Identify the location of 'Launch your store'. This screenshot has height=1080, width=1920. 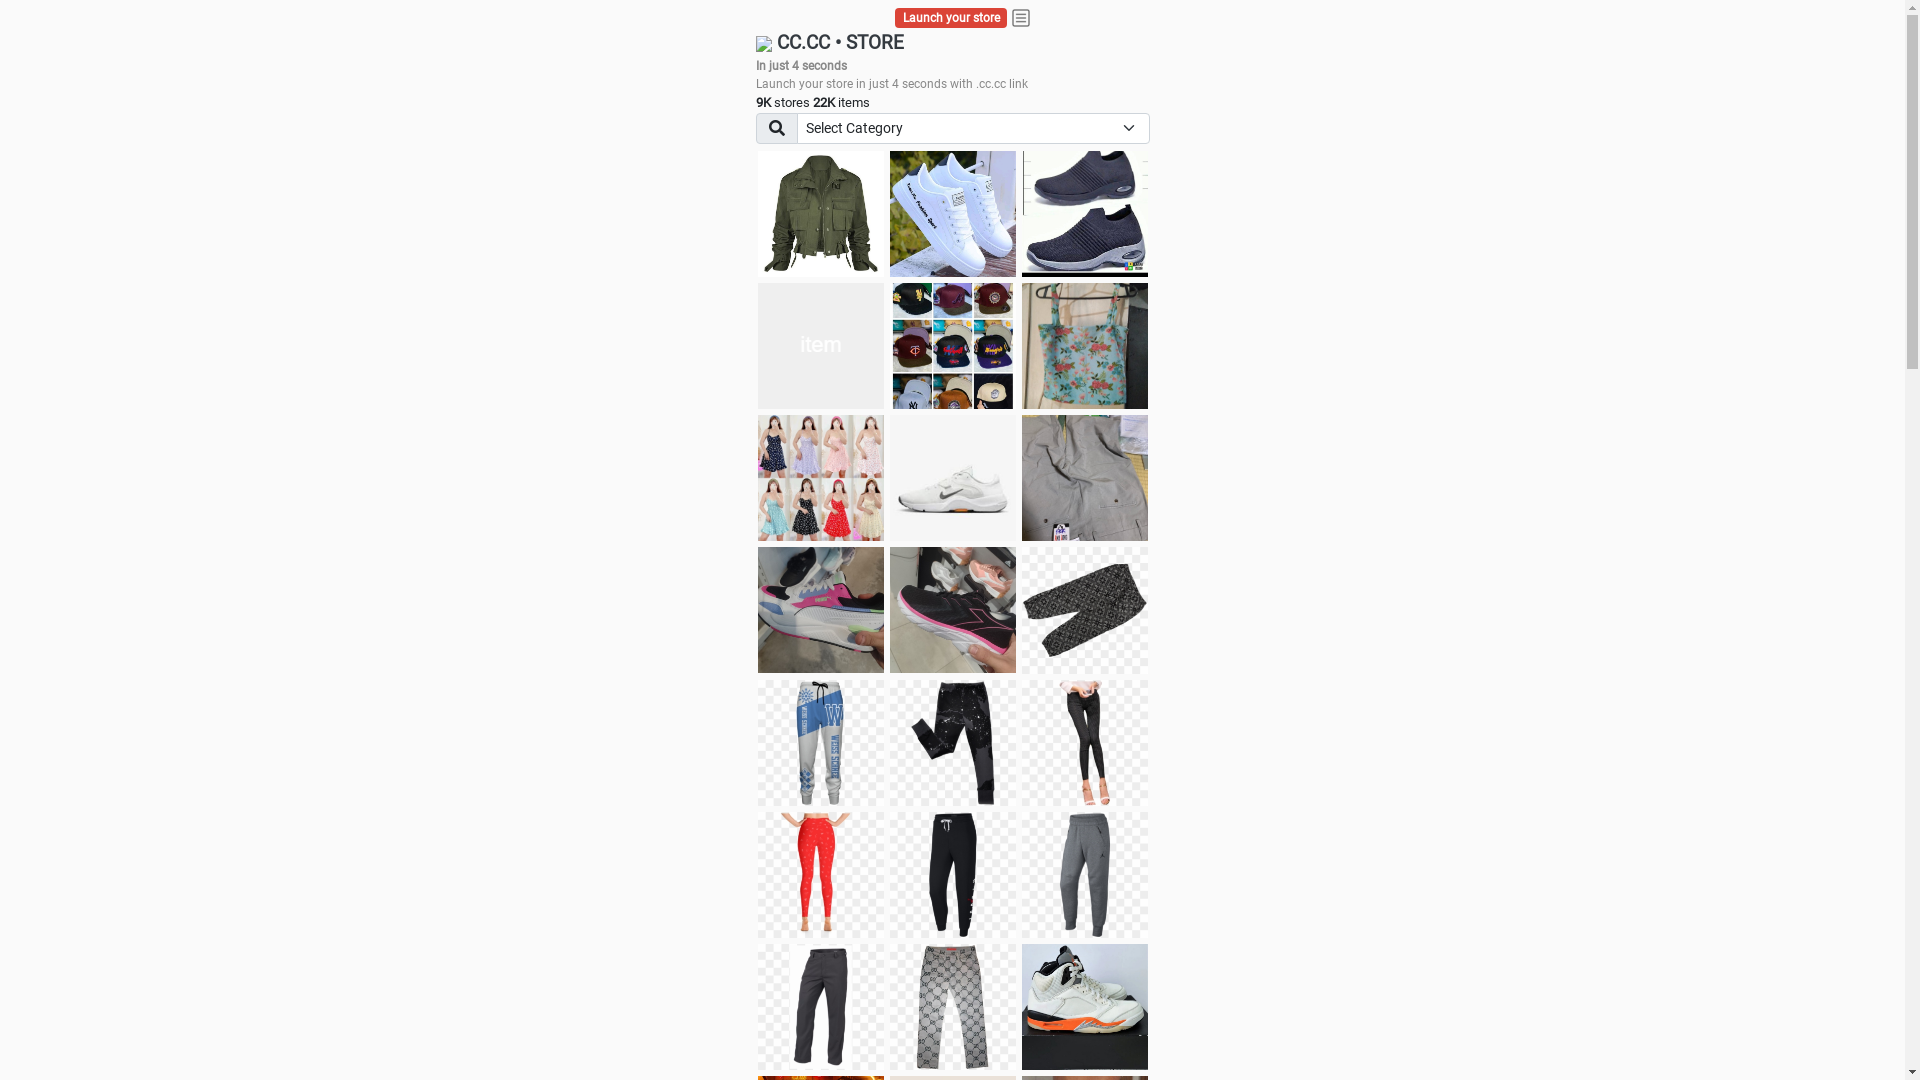
(950, 18).